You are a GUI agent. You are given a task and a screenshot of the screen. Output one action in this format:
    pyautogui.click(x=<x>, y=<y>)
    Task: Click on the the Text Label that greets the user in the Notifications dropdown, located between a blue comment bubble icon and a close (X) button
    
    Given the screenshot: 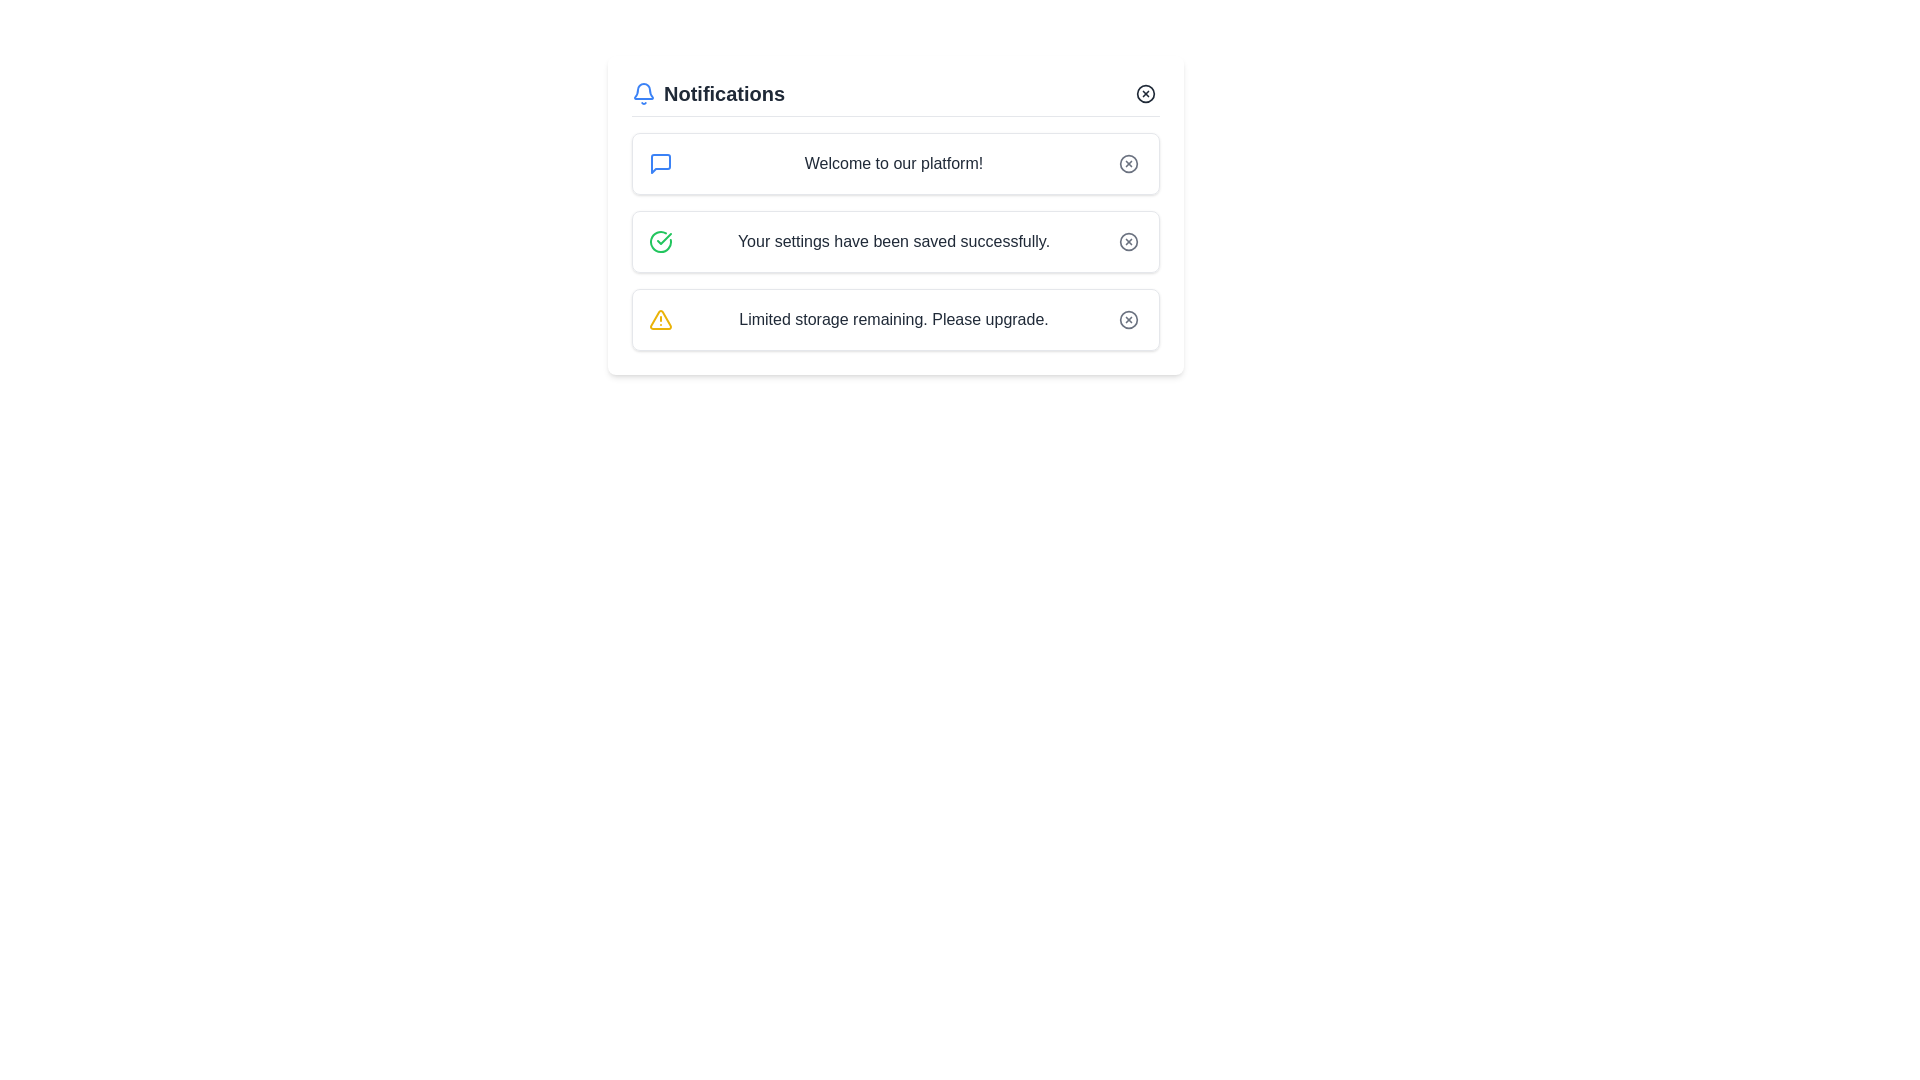 What is the action you would take?
    pyautogui.click(x=892, y=163)
    